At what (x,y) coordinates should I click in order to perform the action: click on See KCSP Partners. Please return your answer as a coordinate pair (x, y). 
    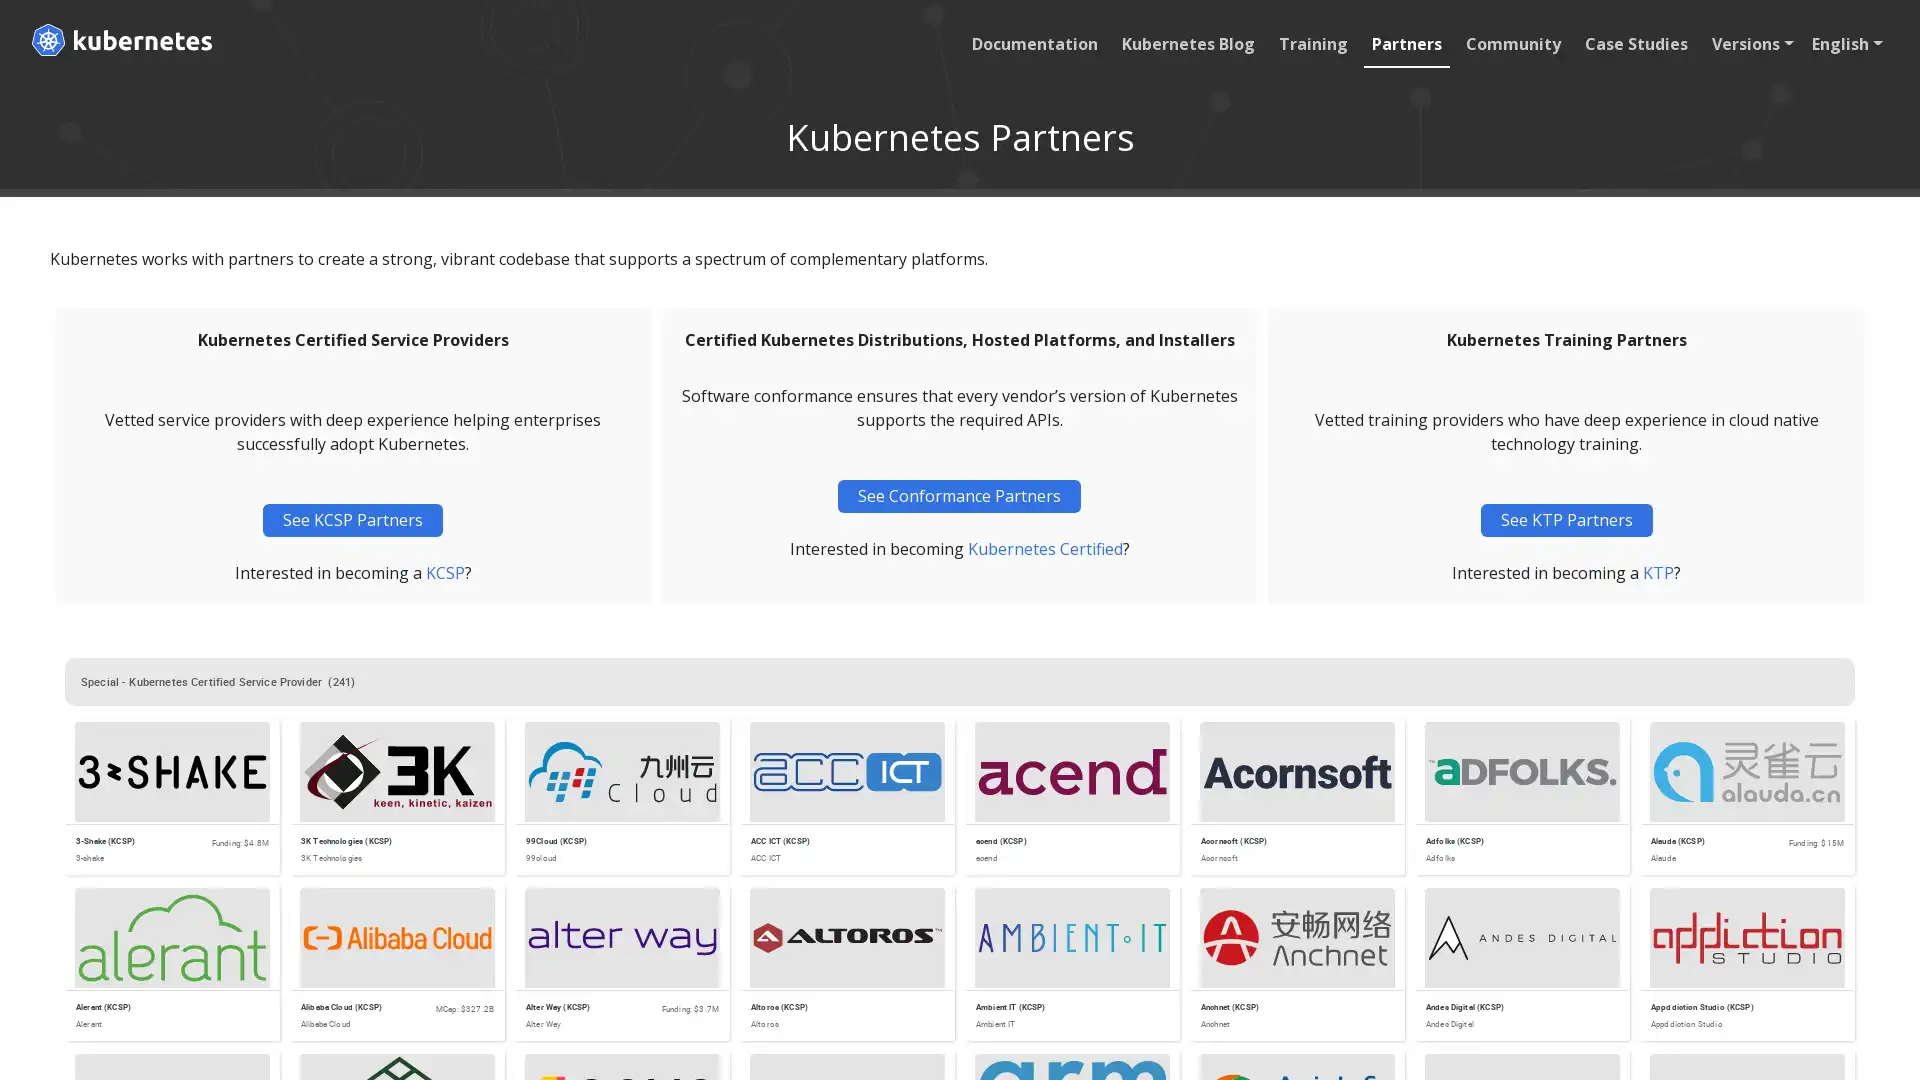
    Looking at the image, I should click on (353, 519).